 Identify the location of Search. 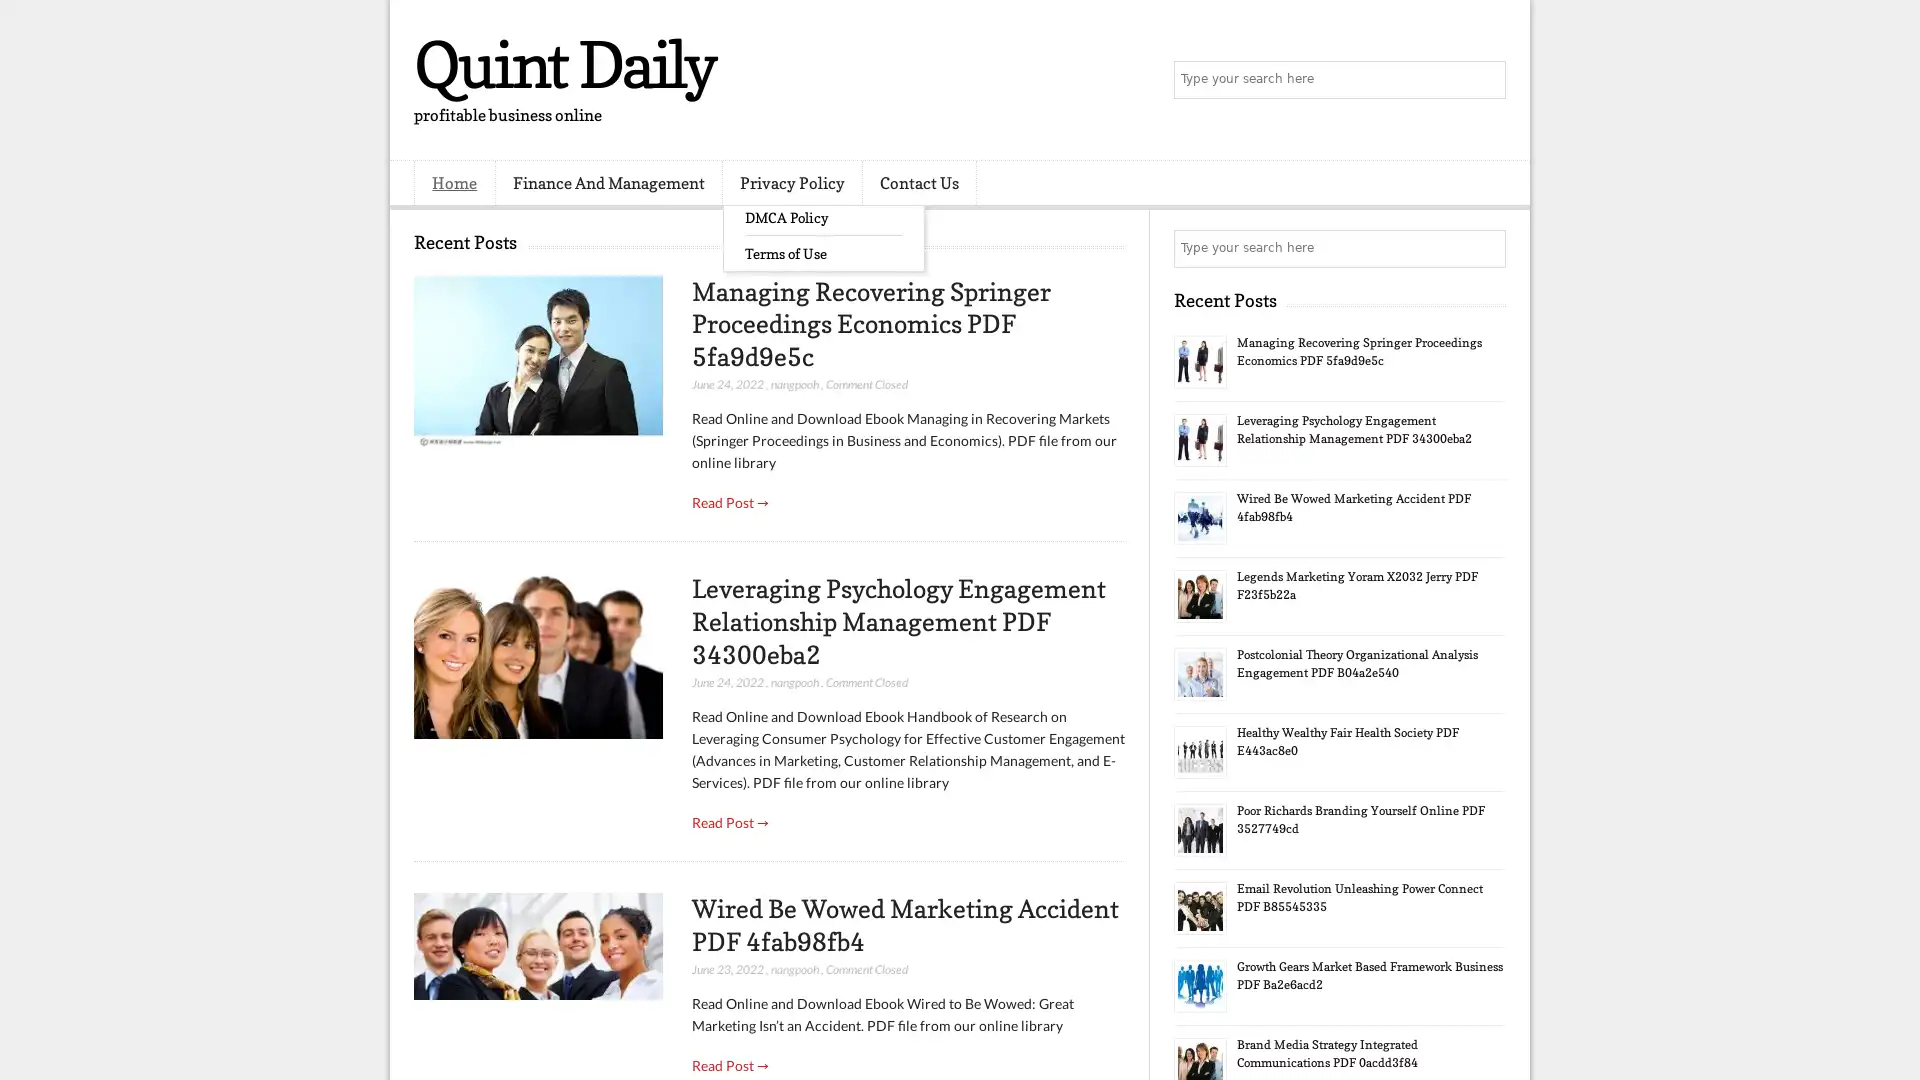
(1485, 248).